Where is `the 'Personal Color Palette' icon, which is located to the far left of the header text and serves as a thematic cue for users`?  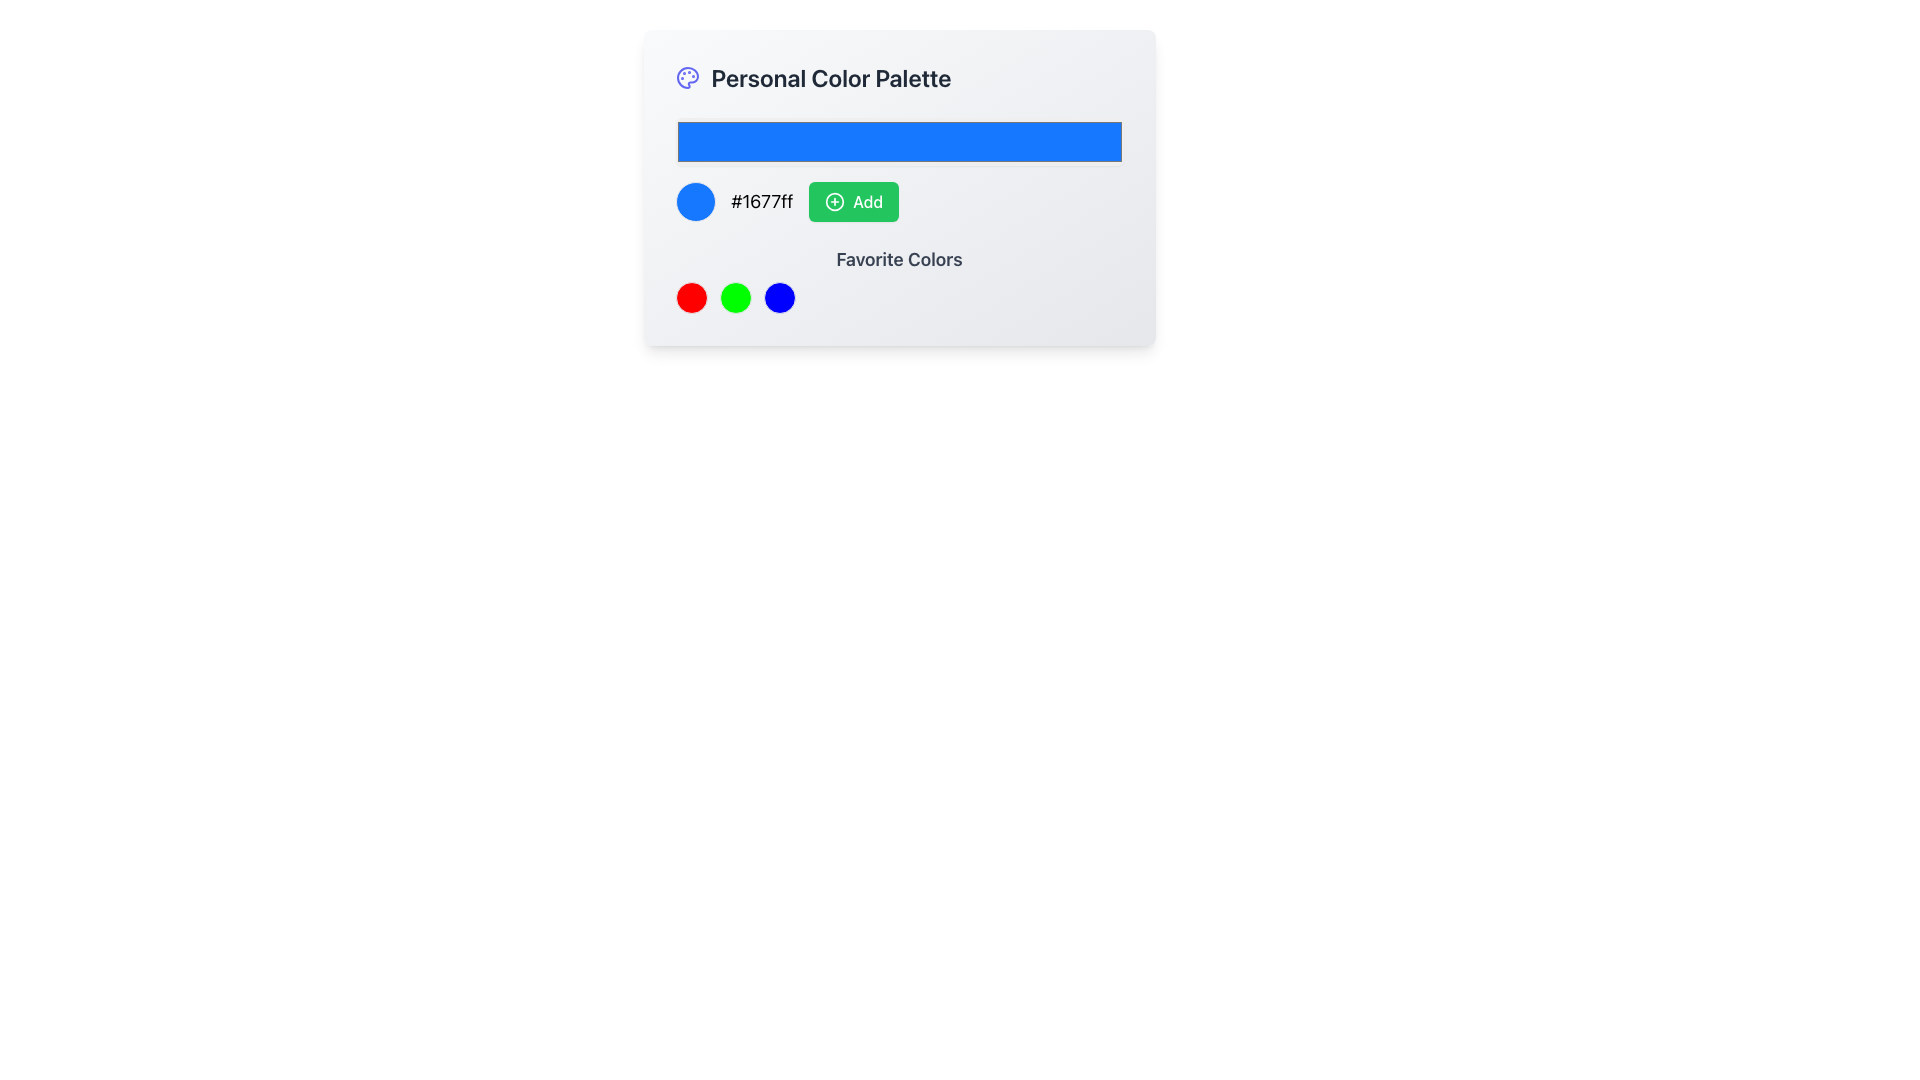
the 'Personal Color Palette' icon, which is located to the far left of the header text and serves as a thematic cue for users is located at coordinates (687, 76).